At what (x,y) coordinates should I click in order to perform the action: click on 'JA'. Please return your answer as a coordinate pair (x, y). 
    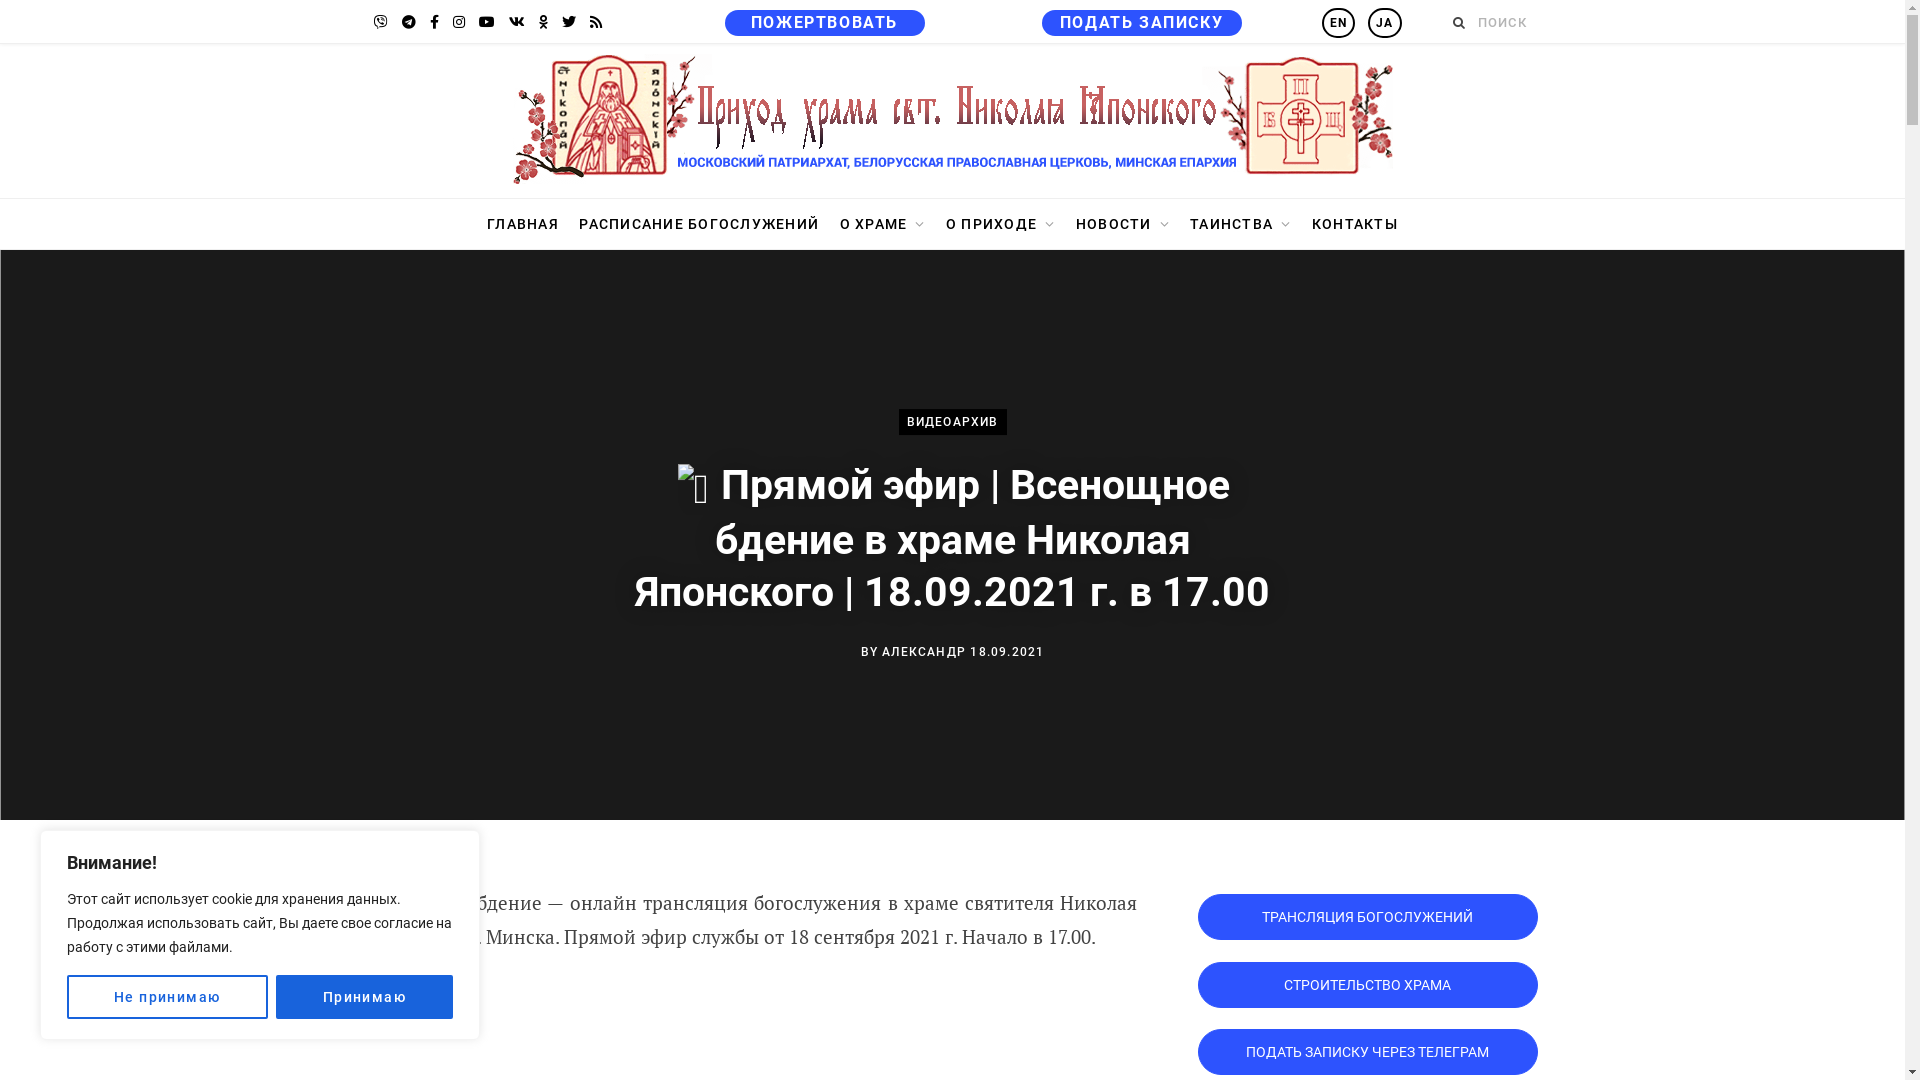
    Looking at the image, I should click on (1383, 23).